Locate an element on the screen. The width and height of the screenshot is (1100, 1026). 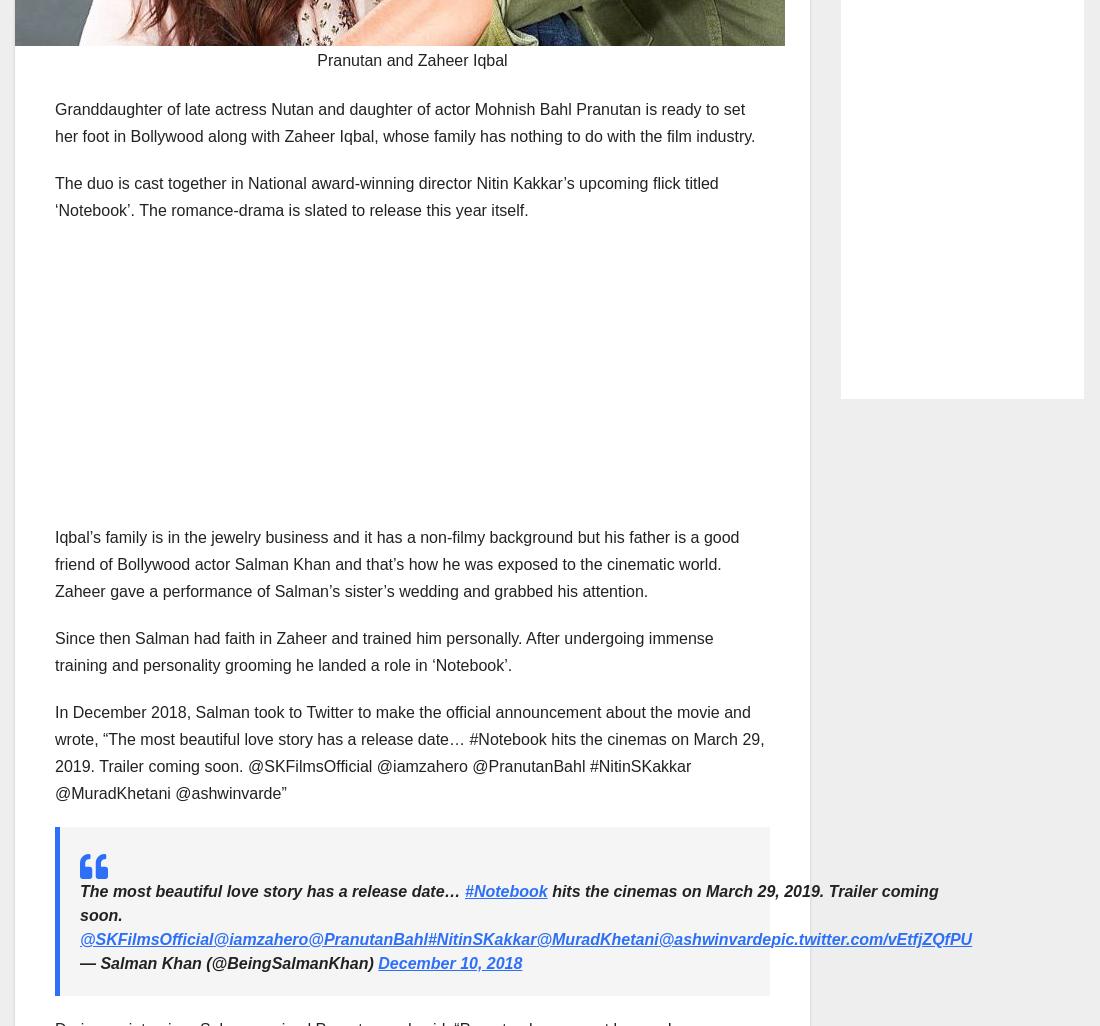
'Granddaughter of late actress Nutan and daughter of actor Mohnish Bahl Pranutan is ready to set her foot in Bollywood along with Zaheer Iqbal, whose family has nothing to do with the film industry.' is located at coordinates (54, 121).